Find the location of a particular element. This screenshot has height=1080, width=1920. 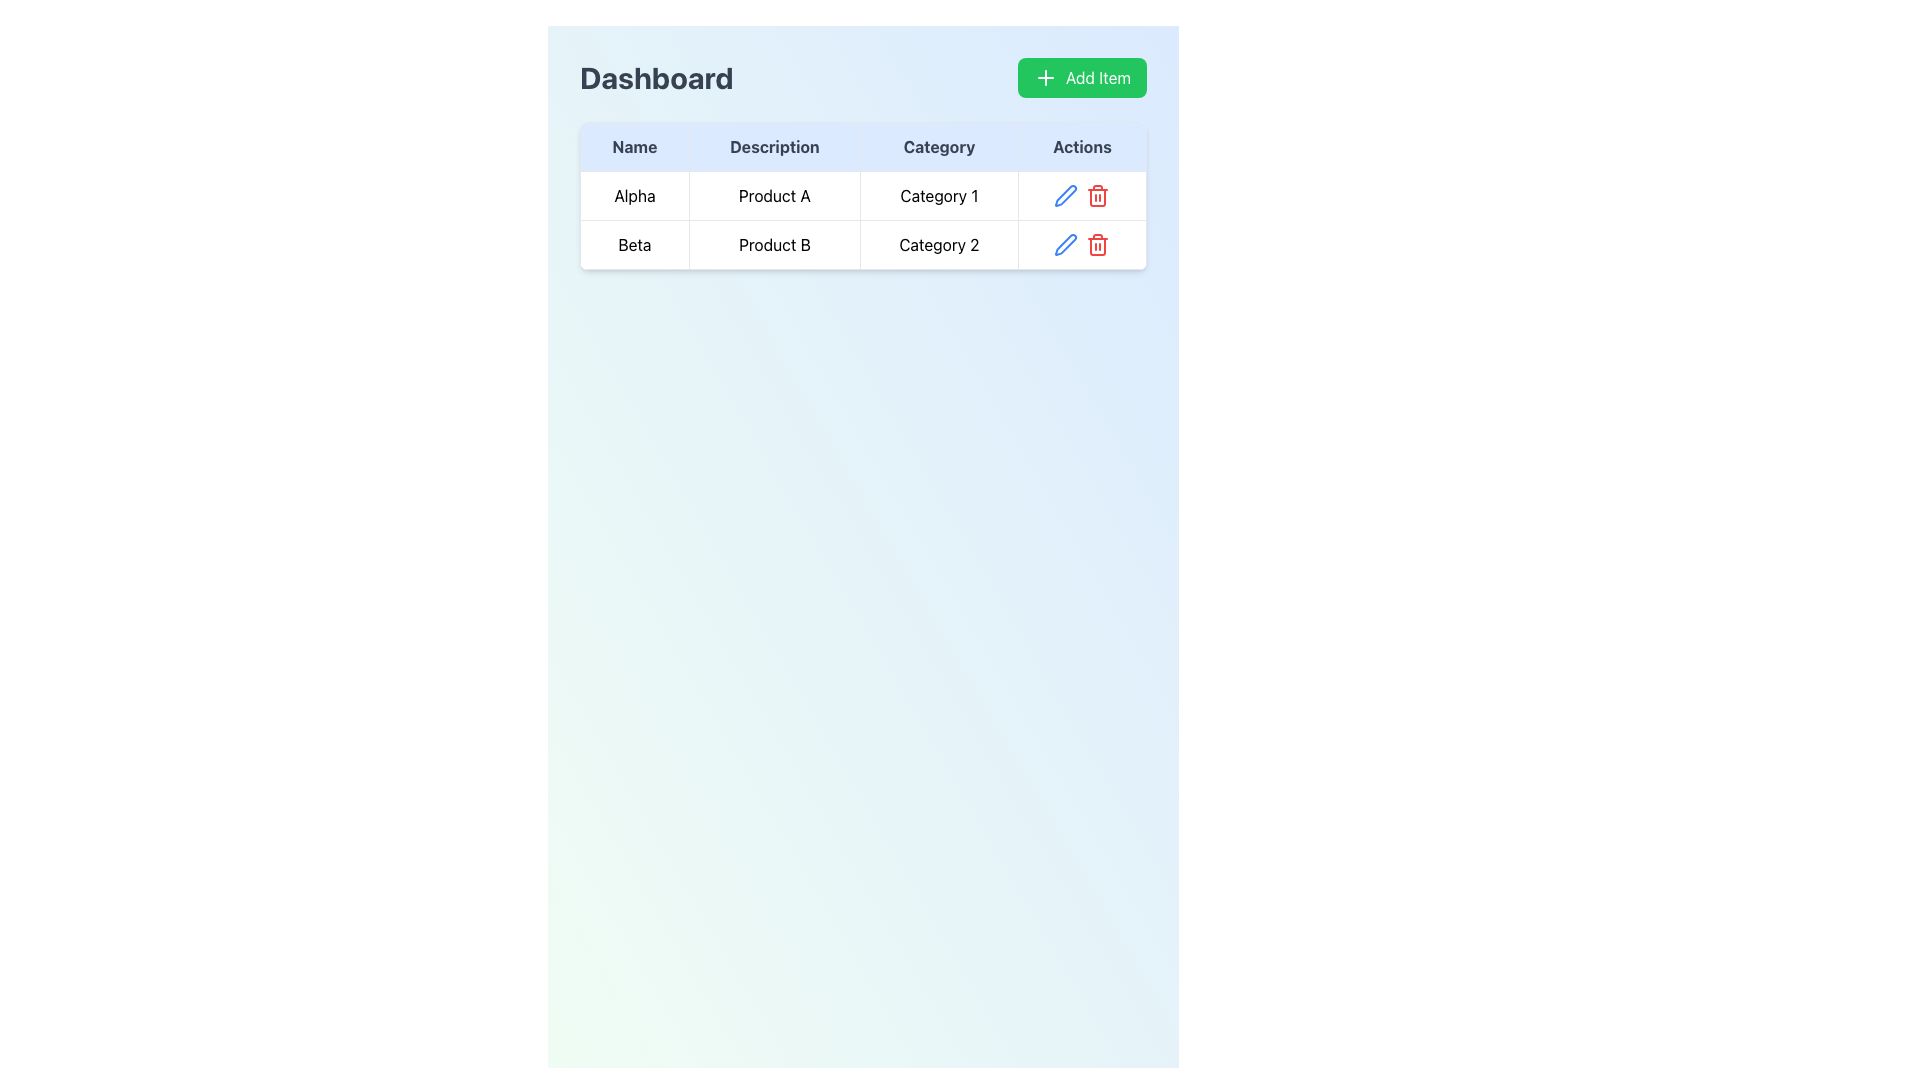

across the table cell displaying 'Product B' is located at coordinates (773, 244).